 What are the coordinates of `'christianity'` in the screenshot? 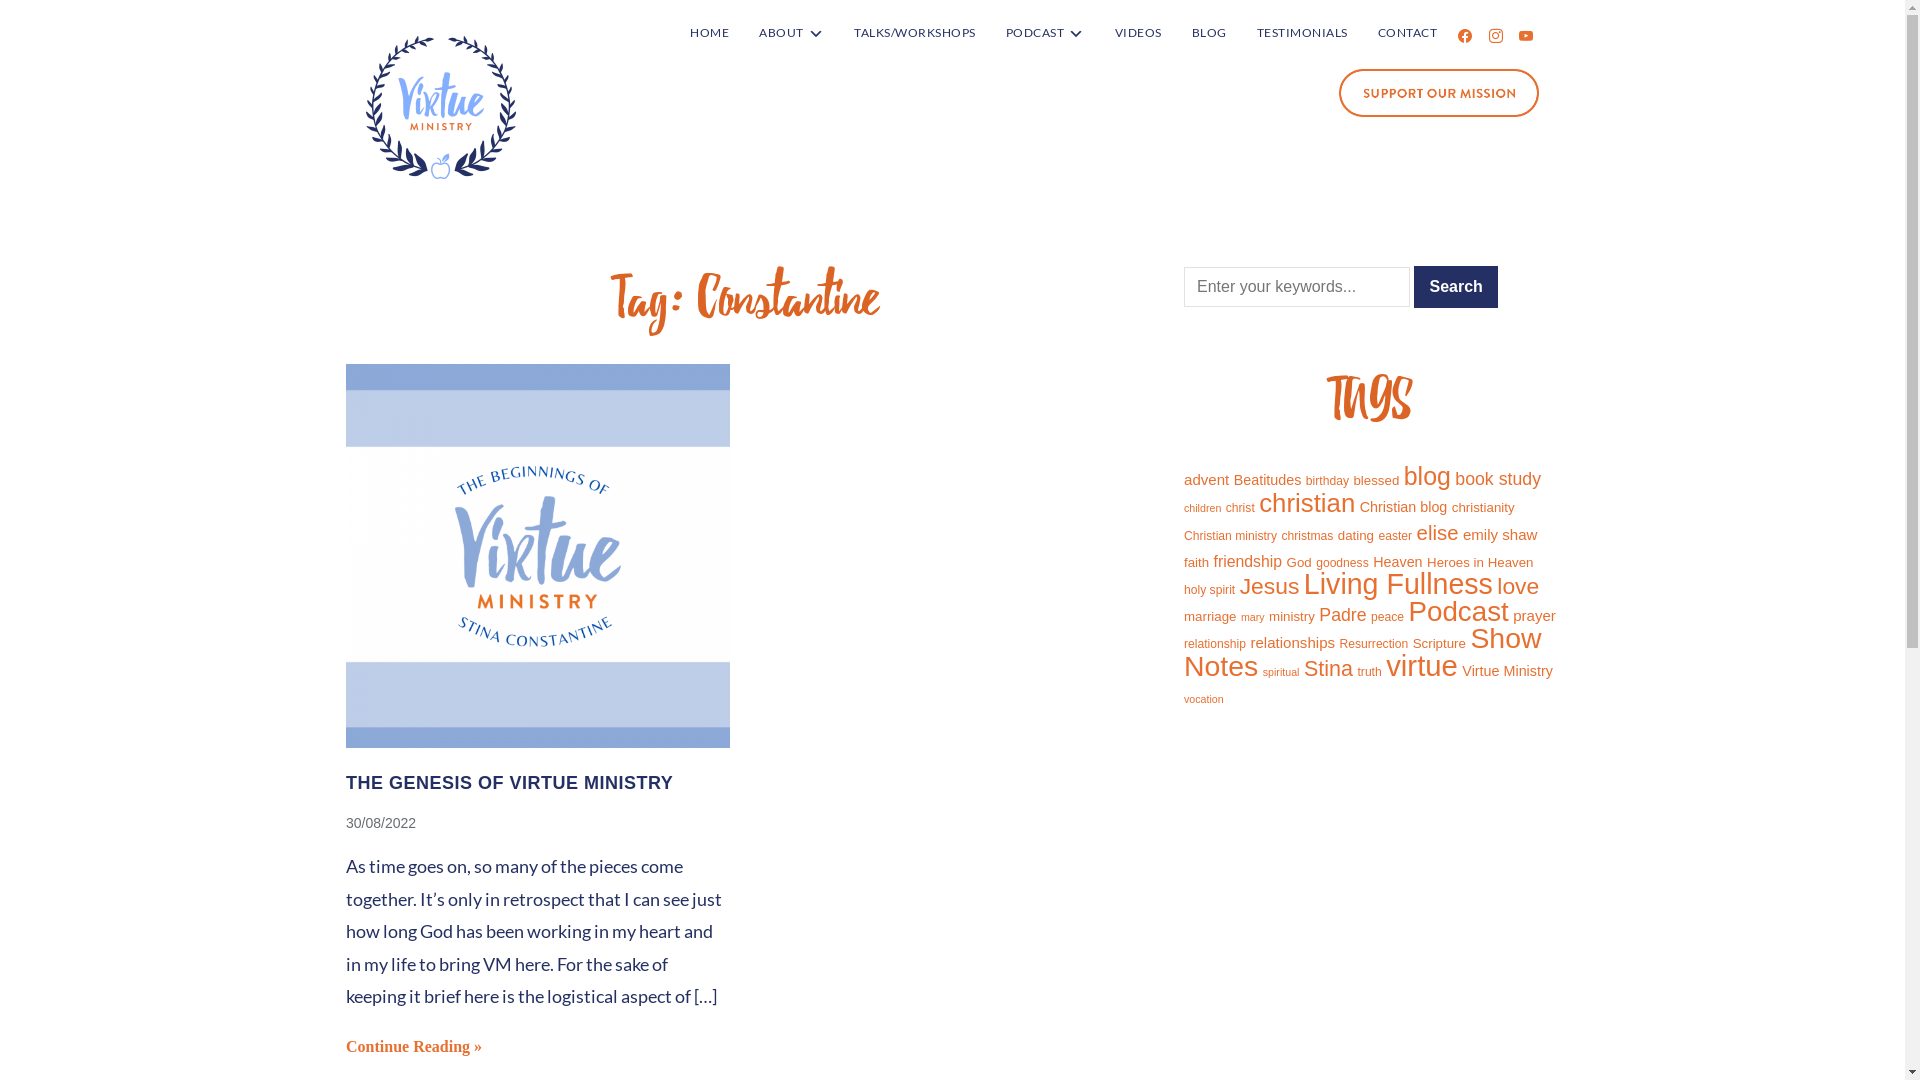 It's located at (1483, 506).